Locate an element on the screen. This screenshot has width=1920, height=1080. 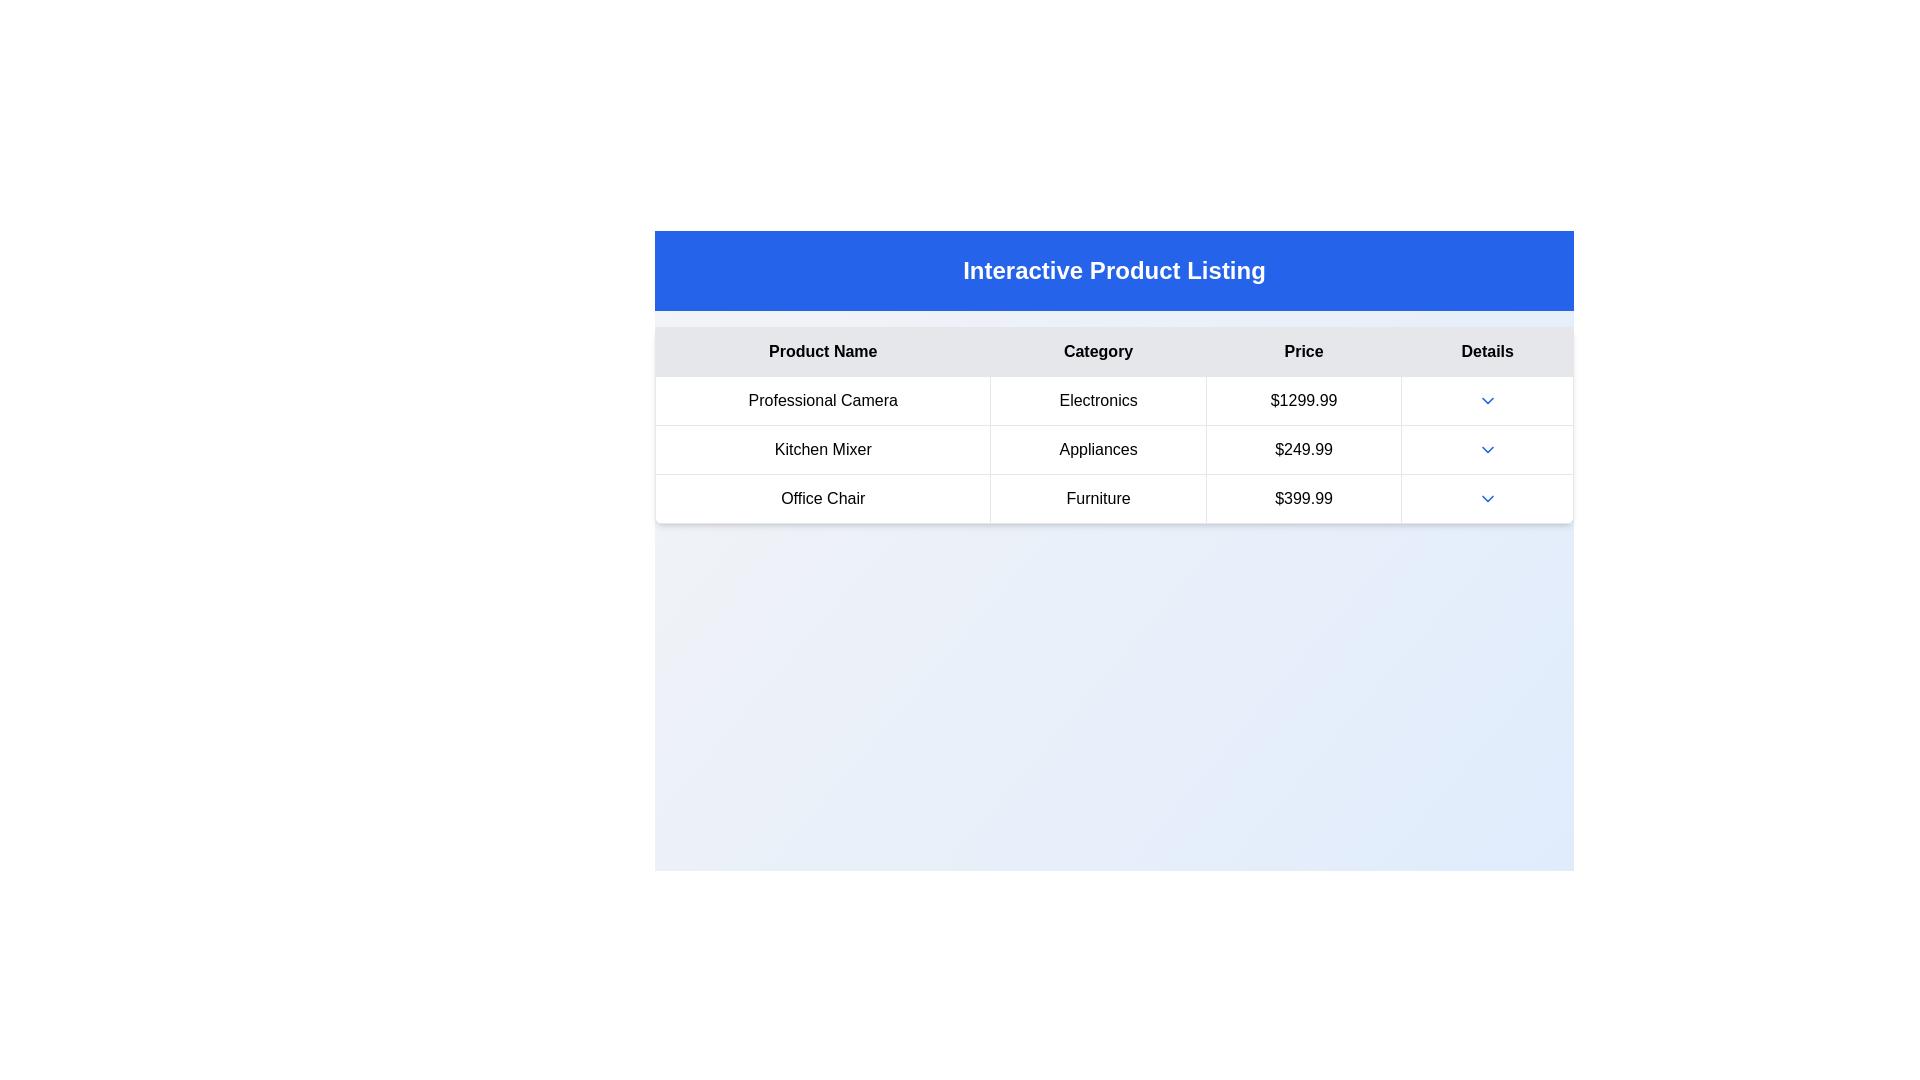
the chevron icon in the 'Details' column of the first row of the product listing table to trigger a tooltip is located at coordinates (1487, 401).